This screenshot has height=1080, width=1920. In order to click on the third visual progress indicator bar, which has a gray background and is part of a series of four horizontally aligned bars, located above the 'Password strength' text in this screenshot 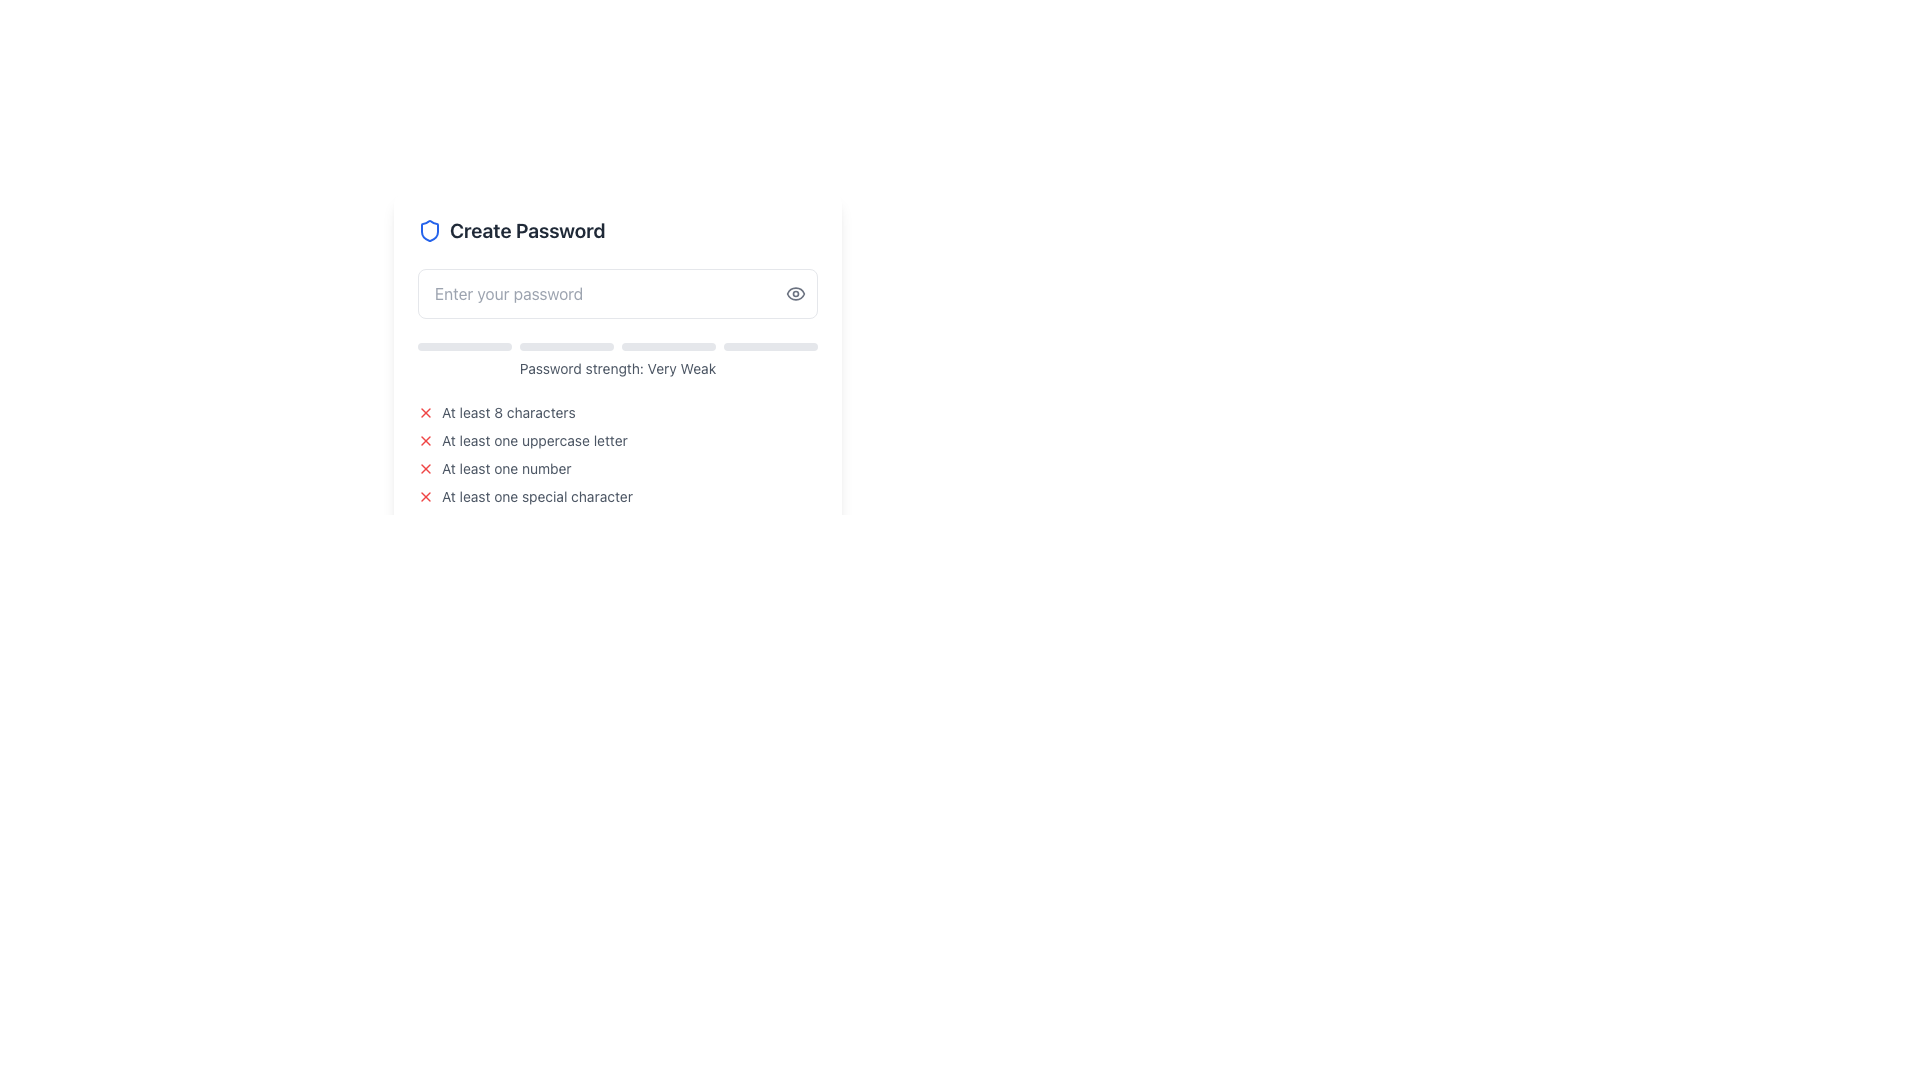, I will do `click(668, 346)`.